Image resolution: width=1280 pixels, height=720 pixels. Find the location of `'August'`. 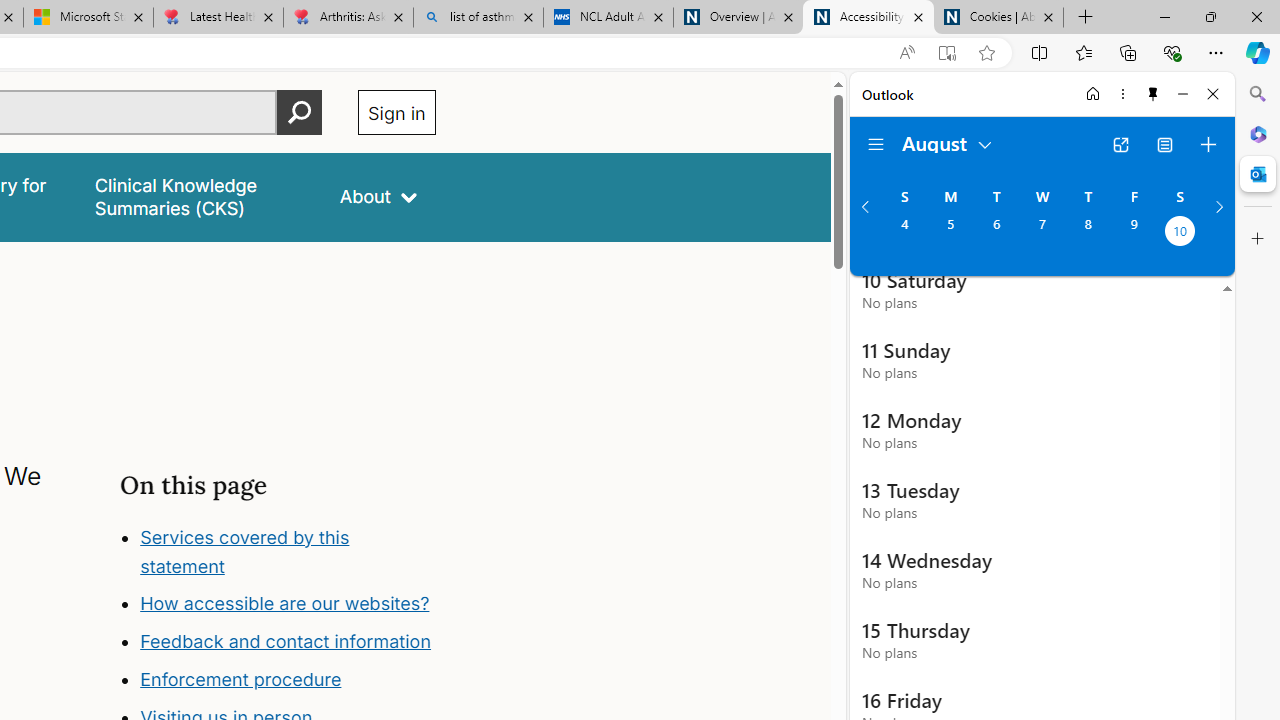

'August' is located at coordinates (947, 141).